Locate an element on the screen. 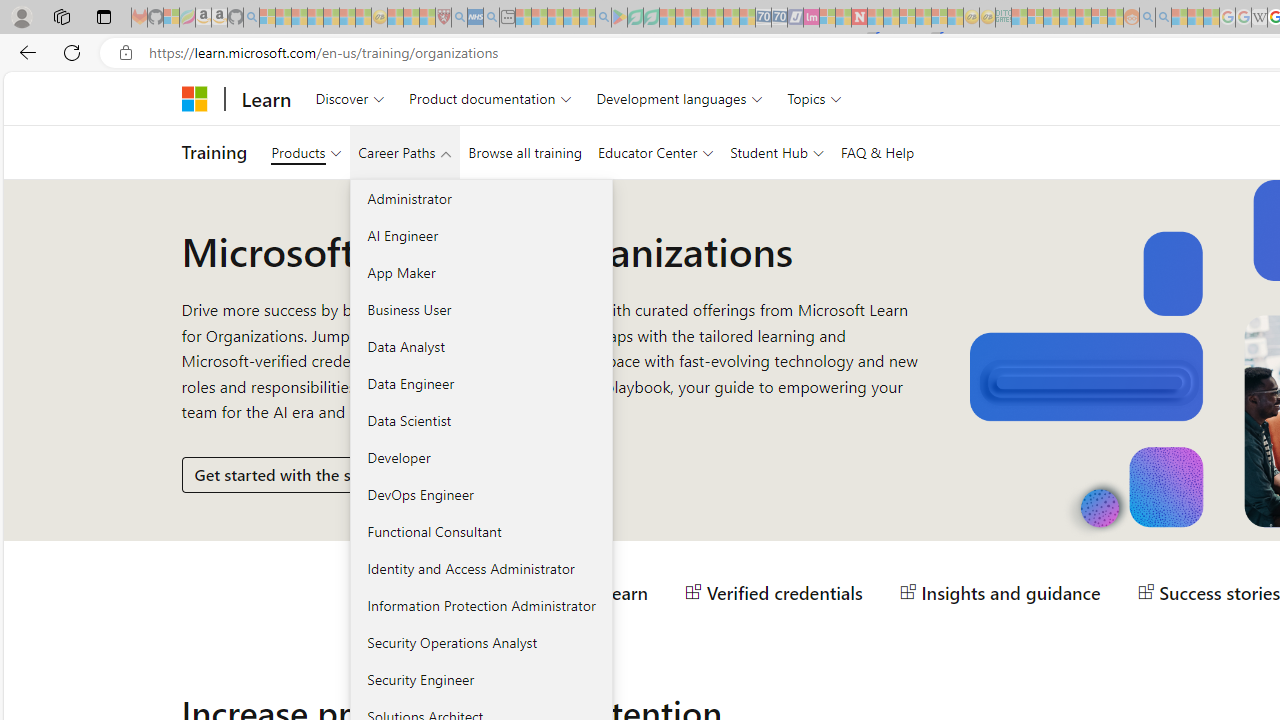 The width and height of the screenshot is (1280, 720). 'Developer' is located at coordinates (481, 457).